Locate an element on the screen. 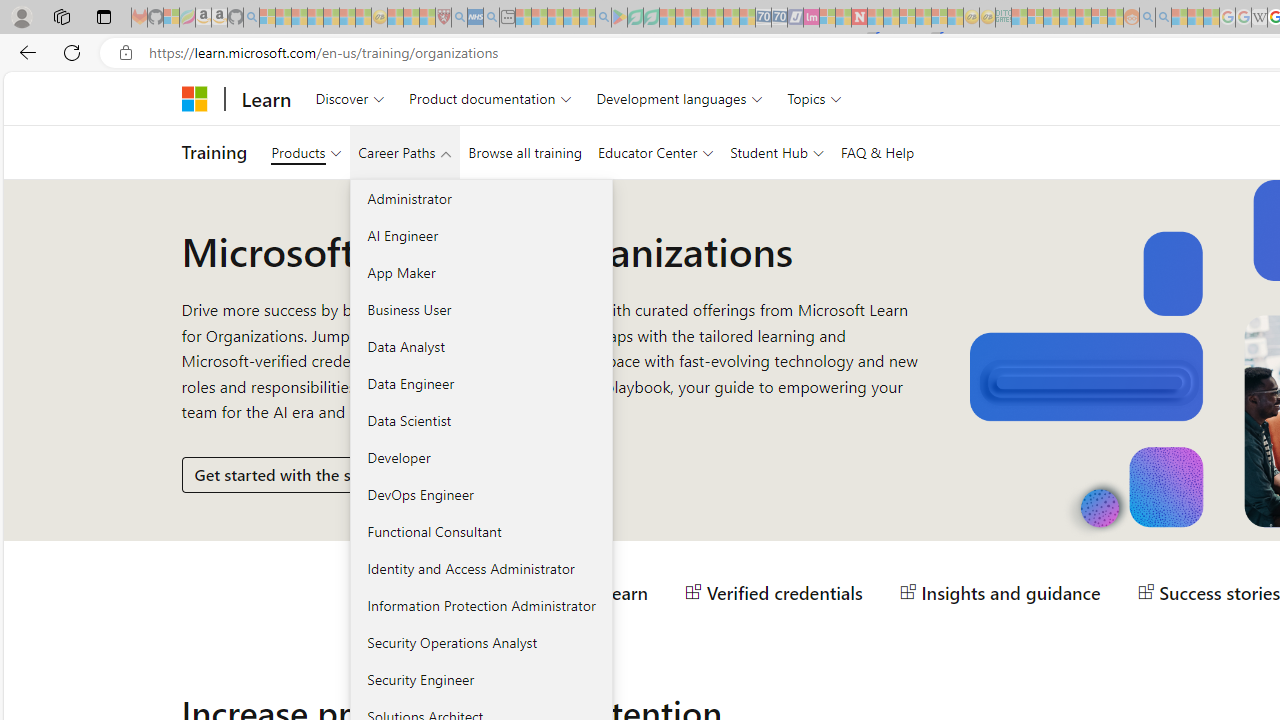 The width and height of the screenshot is (1280, 720). 'Developer' is located at coordinates (481, 457).